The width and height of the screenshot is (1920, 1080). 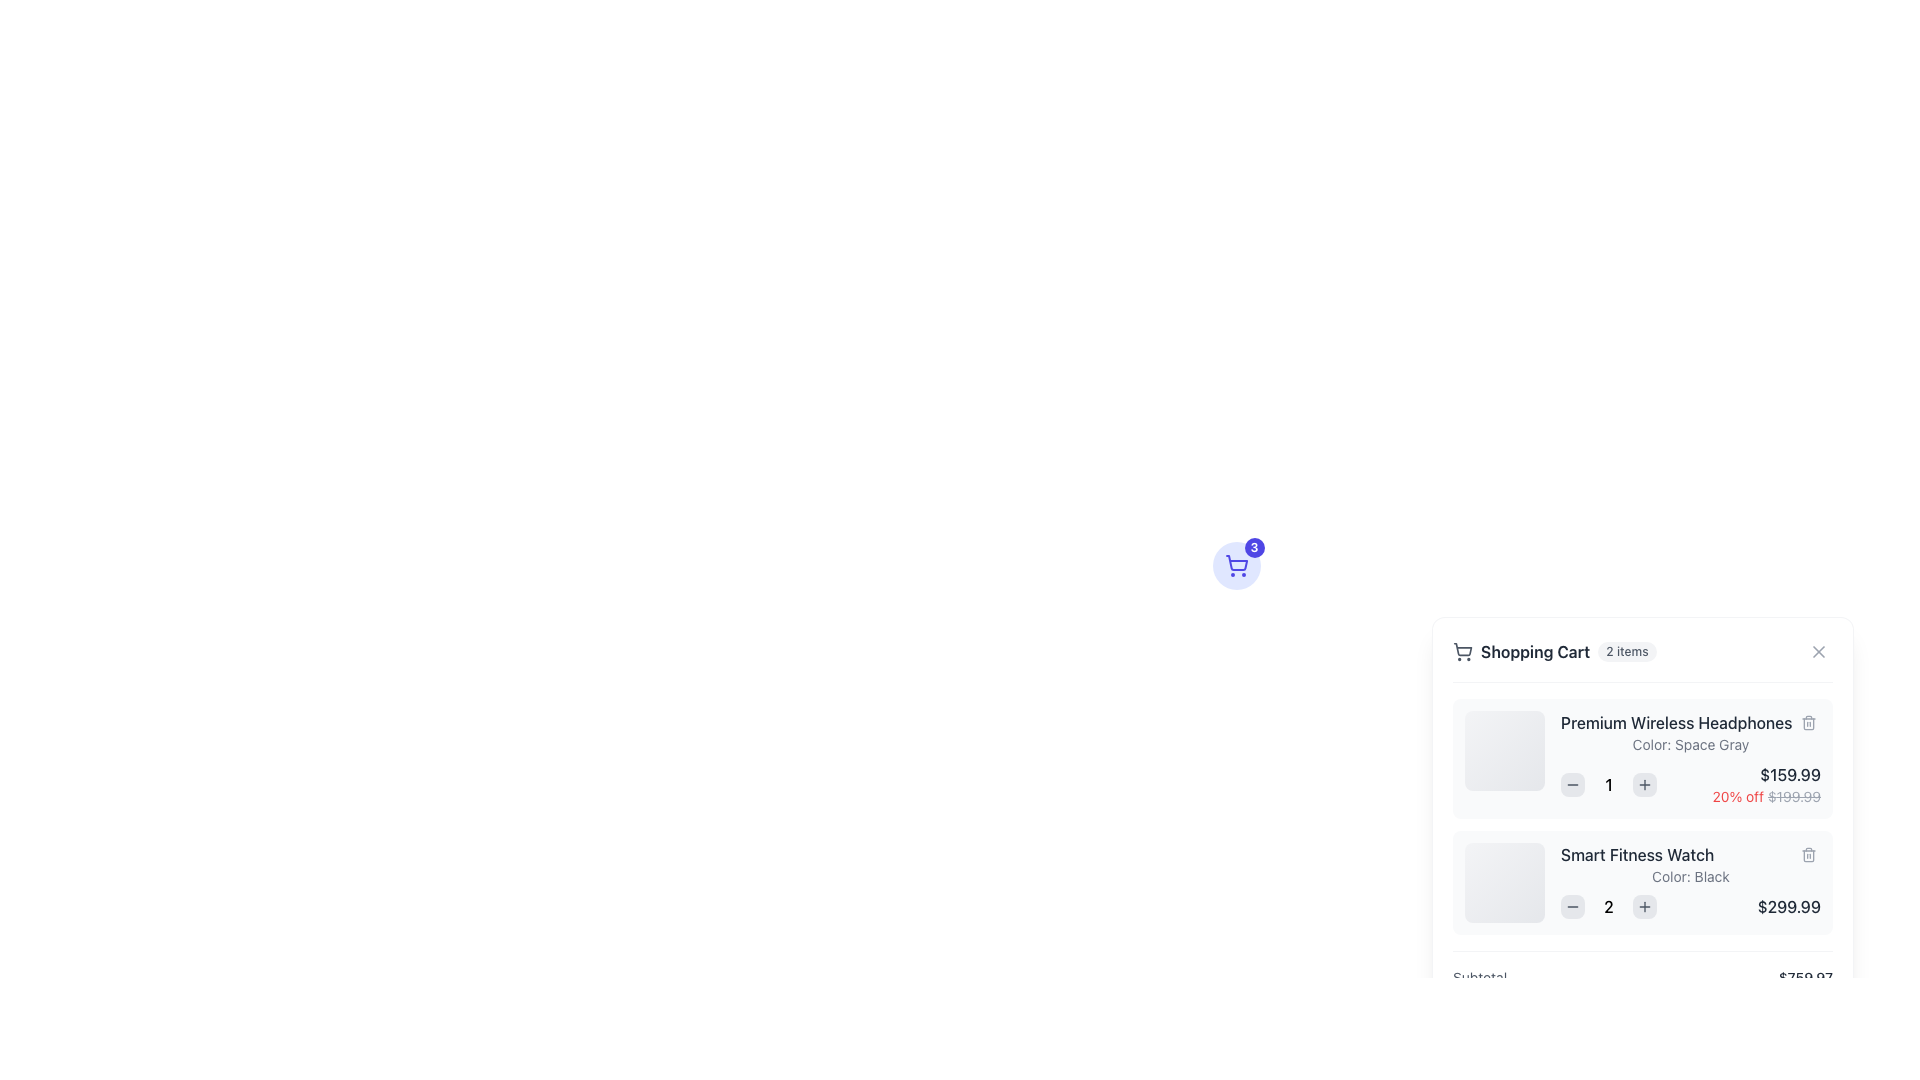 What do you see at coordinates (1572, 784) in the screenshot?
I see `the decrement button located to the left of the number '1' in the quantity selector for the 'Premium Wireless Headphones' item in the shopping cart` at bounding box center [1572, 784].